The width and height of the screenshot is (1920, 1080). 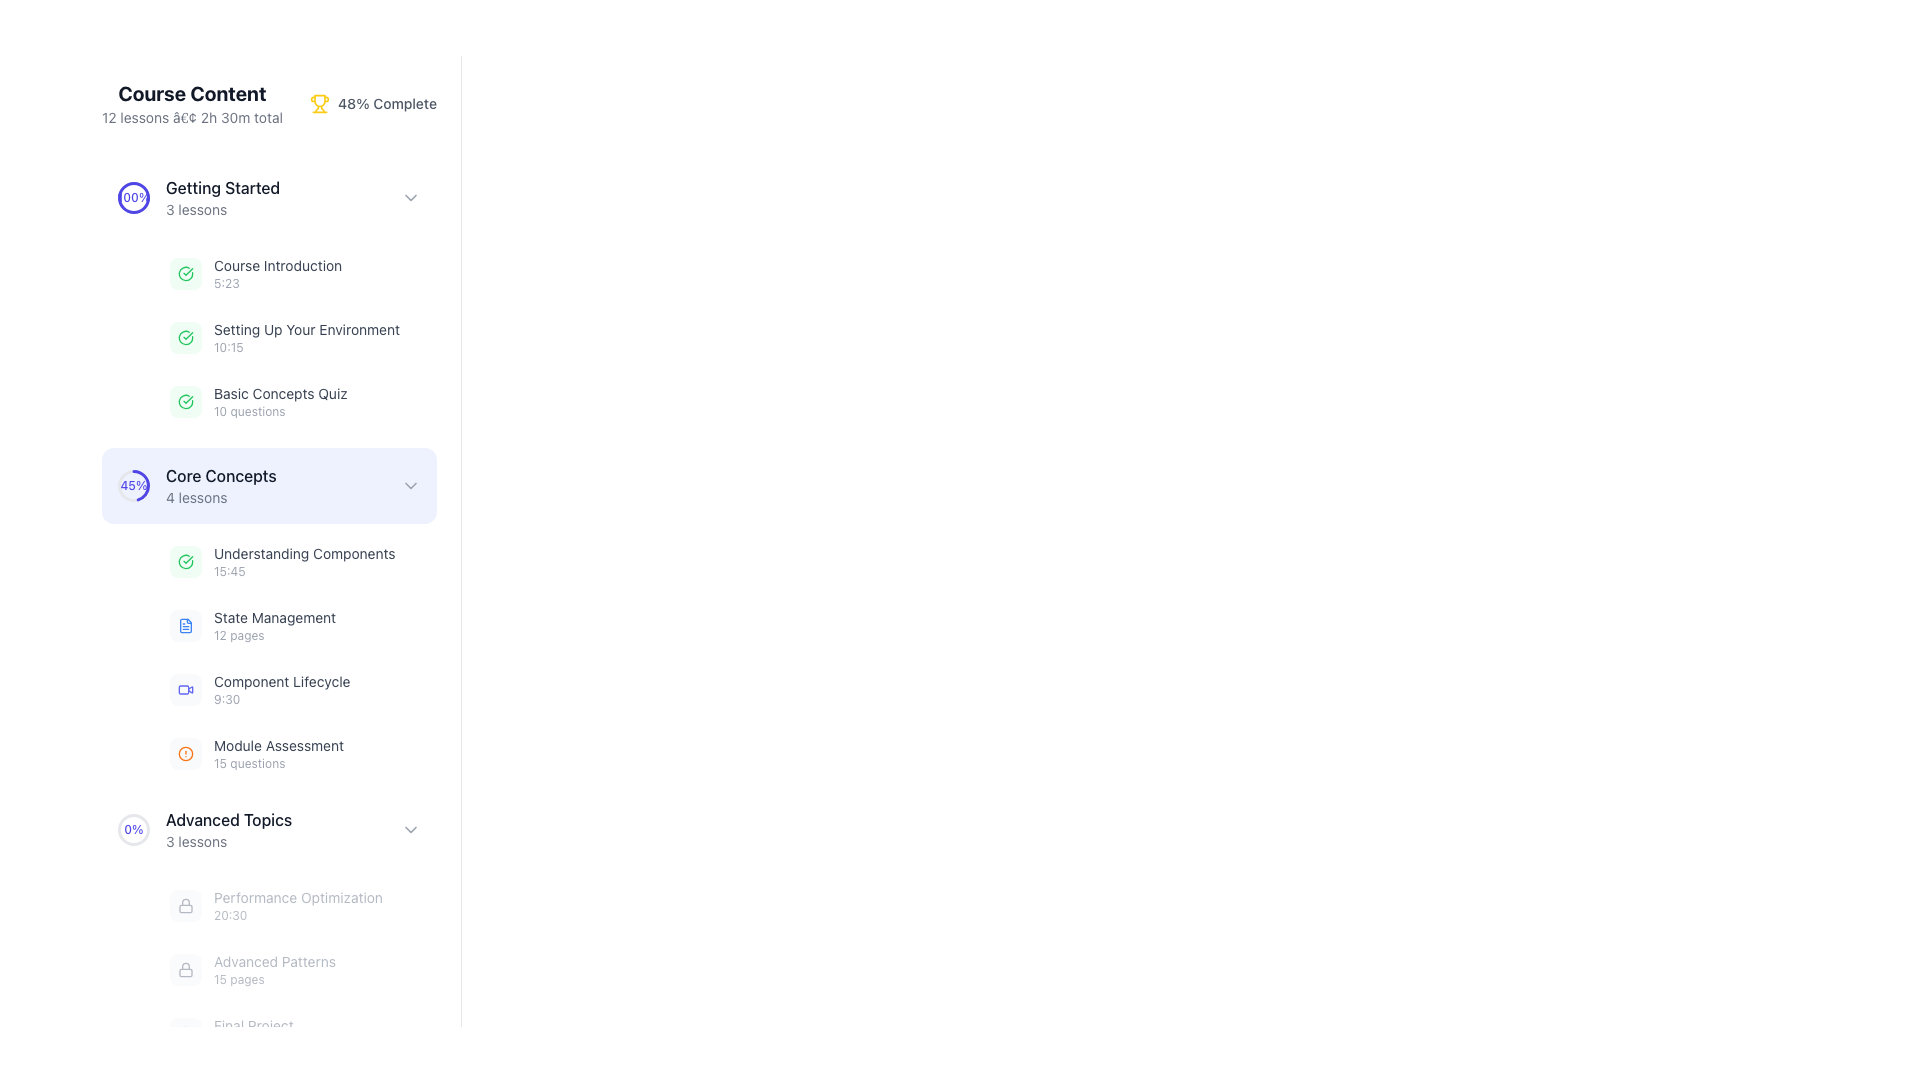 I want to click on the thin circular progress indicator with a gray border, located to the left of the 'Advanced Topics' section header, below the 'Core Concepts' progress circle, so click(x=133, y=829).